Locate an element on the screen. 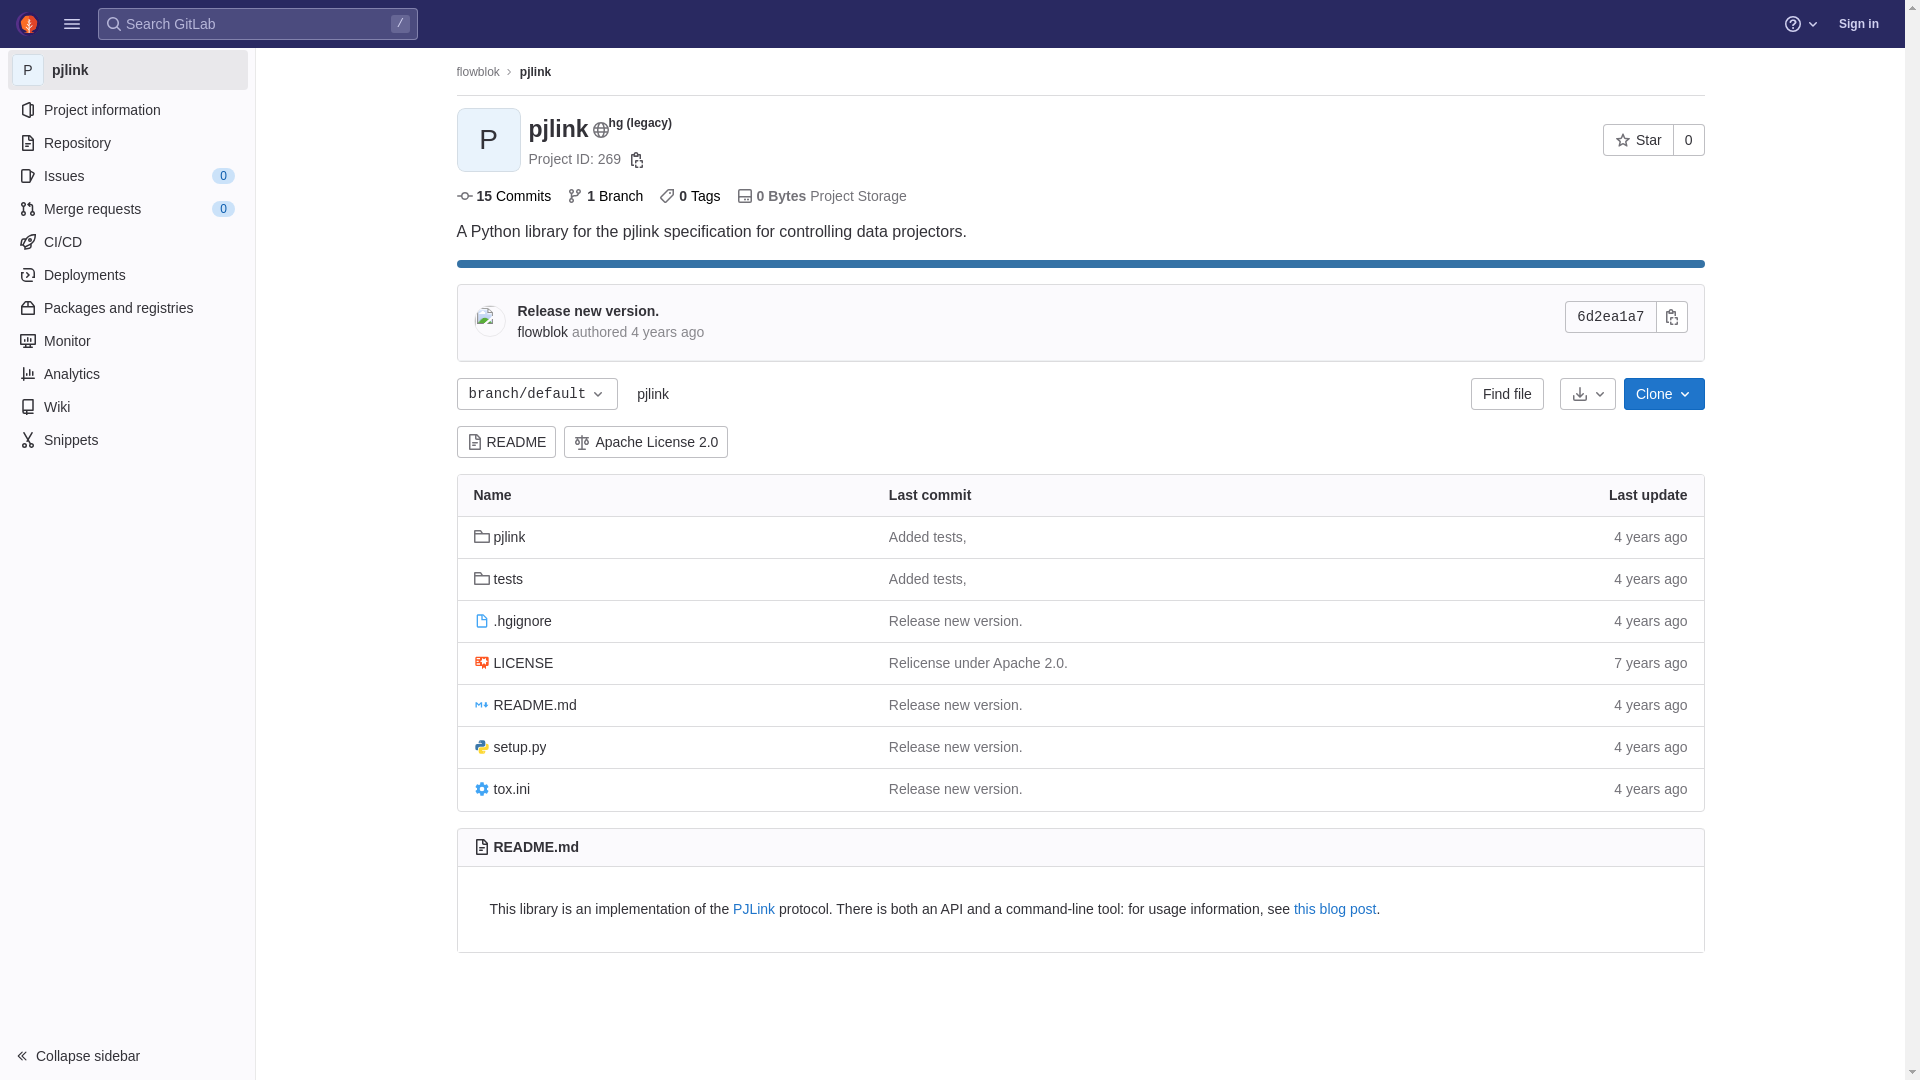 This screenshot has height=1080, width=1920. 'Snippets' is located at coordinates (8, 438).